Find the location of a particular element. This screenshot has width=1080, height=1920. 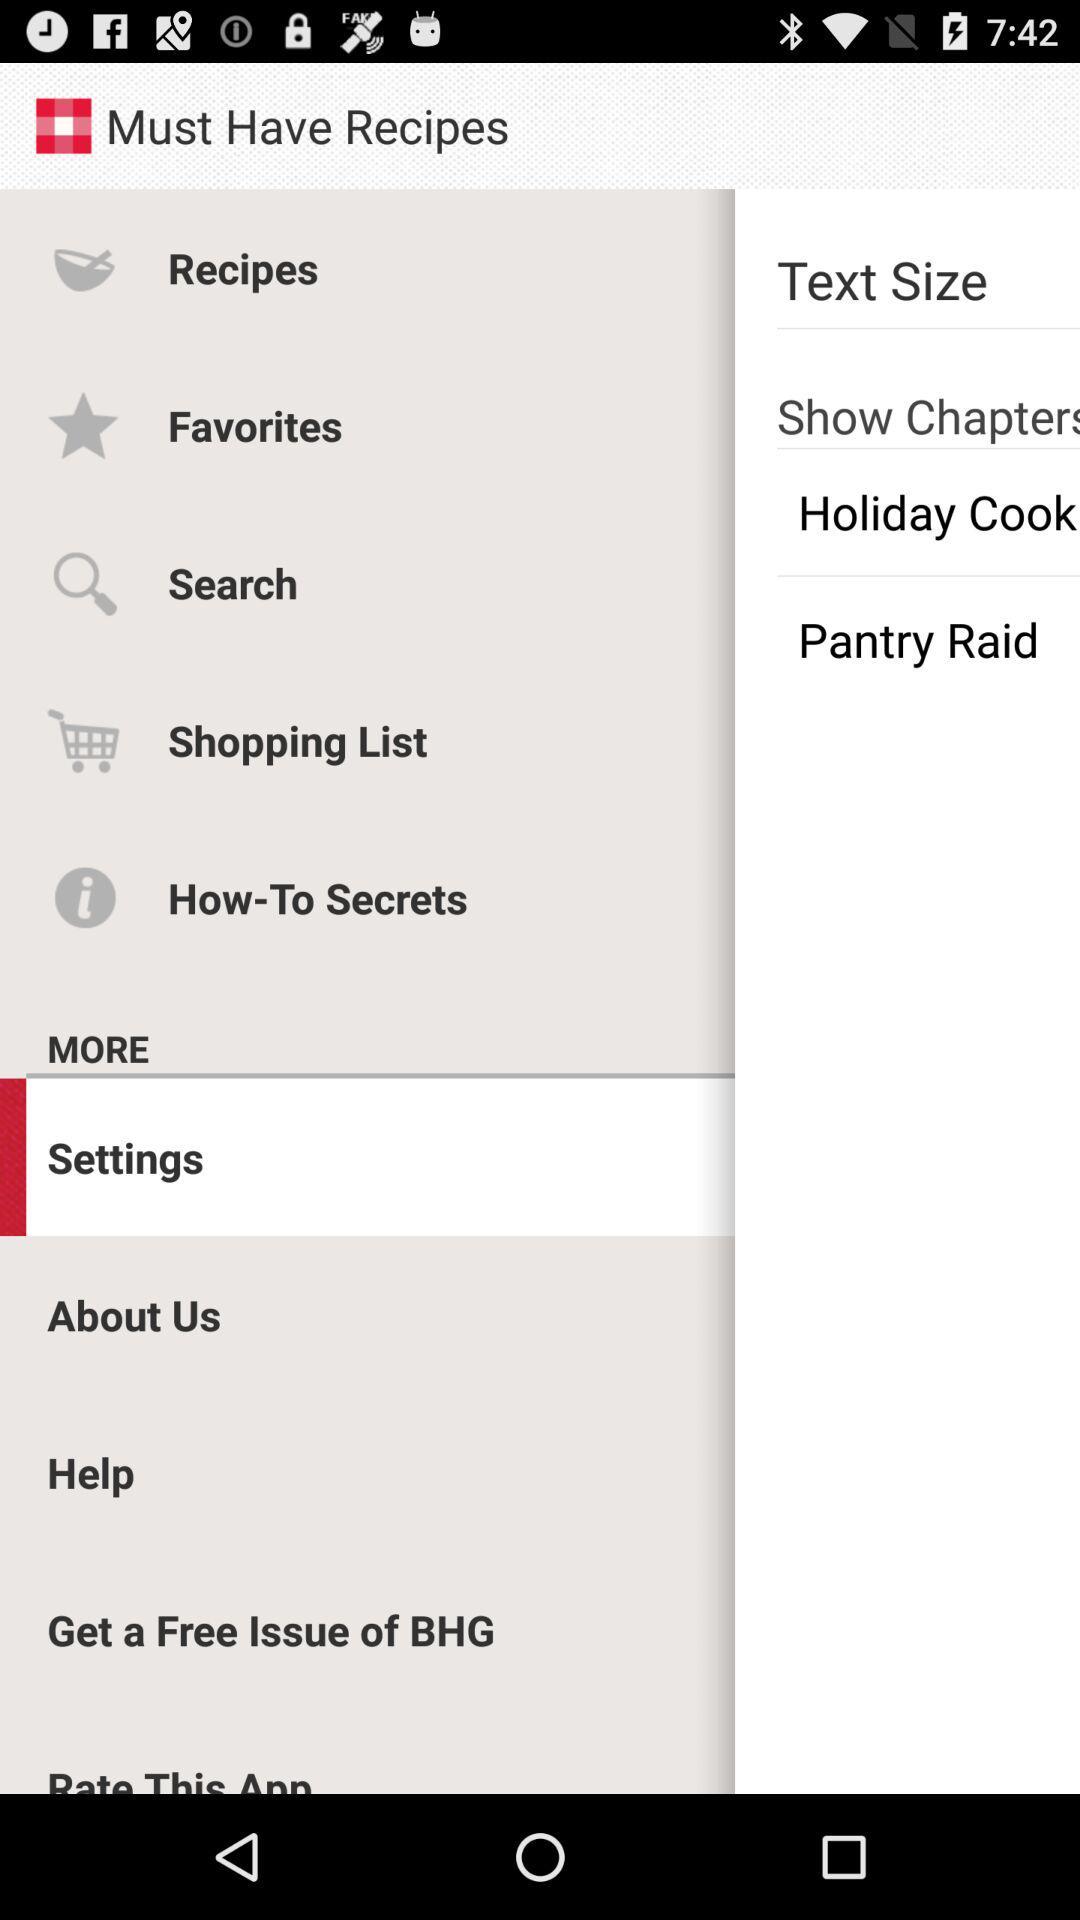

pantry raid checkbox is located at coordinates (928, 638).